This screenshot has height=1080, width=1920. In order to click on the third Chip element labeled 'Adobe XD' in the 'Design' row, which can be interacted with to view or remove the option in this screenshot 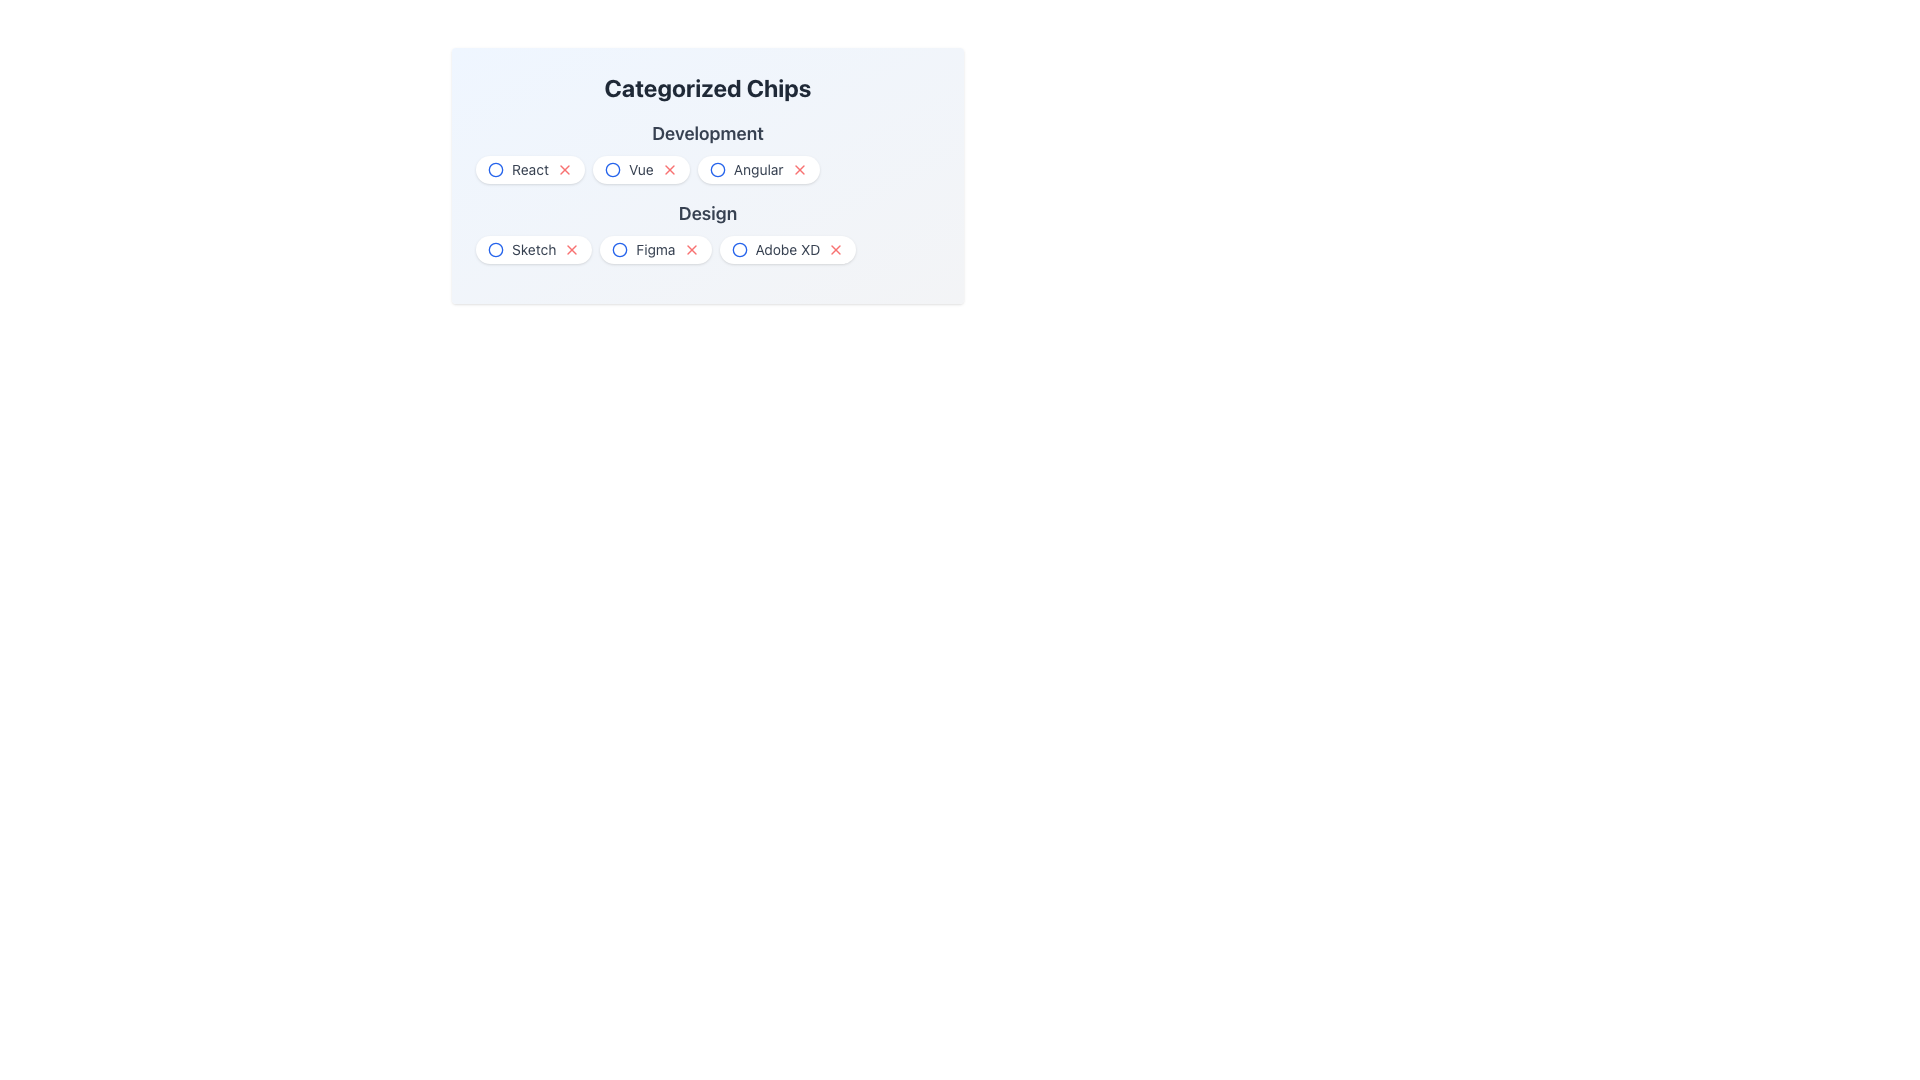, I will do `click(786, 249)`.